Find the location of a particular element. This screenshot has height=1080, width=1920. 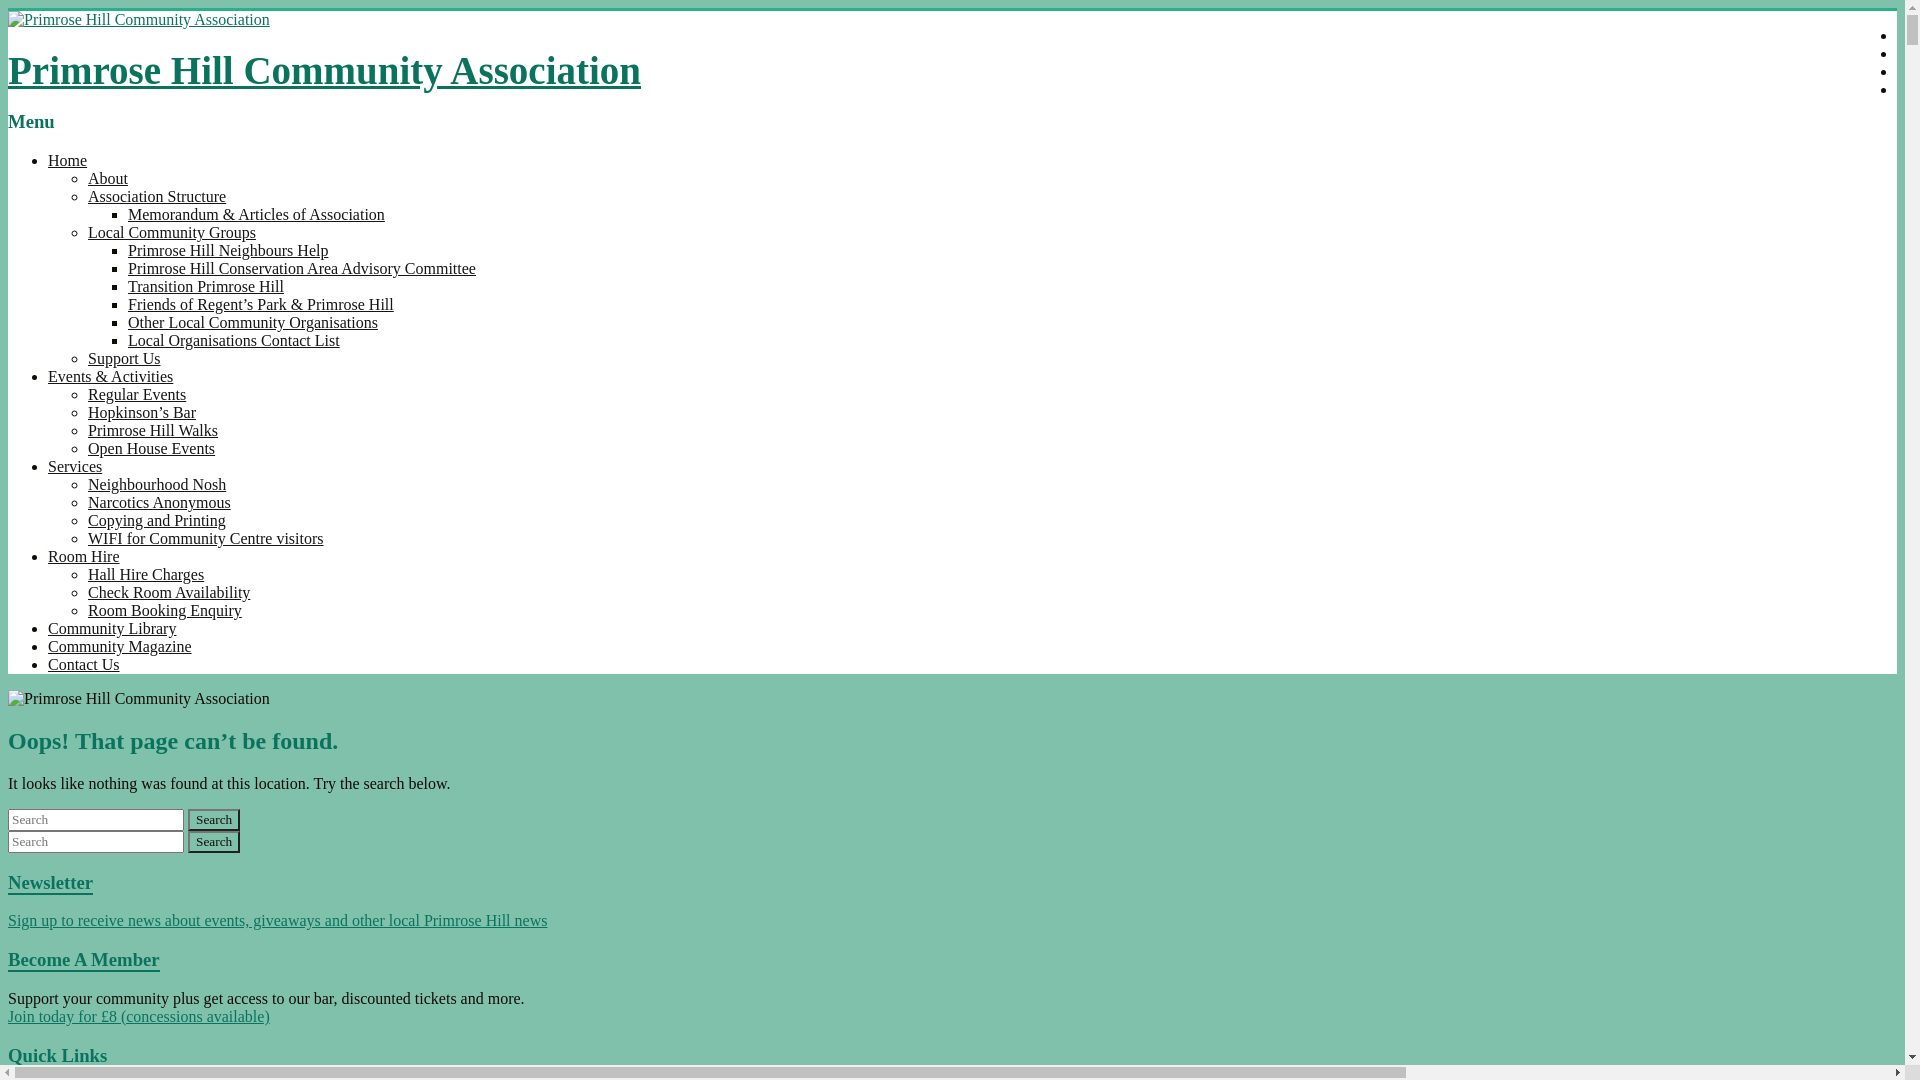

'Local Community Groups' is located at coordinates (172, 231).